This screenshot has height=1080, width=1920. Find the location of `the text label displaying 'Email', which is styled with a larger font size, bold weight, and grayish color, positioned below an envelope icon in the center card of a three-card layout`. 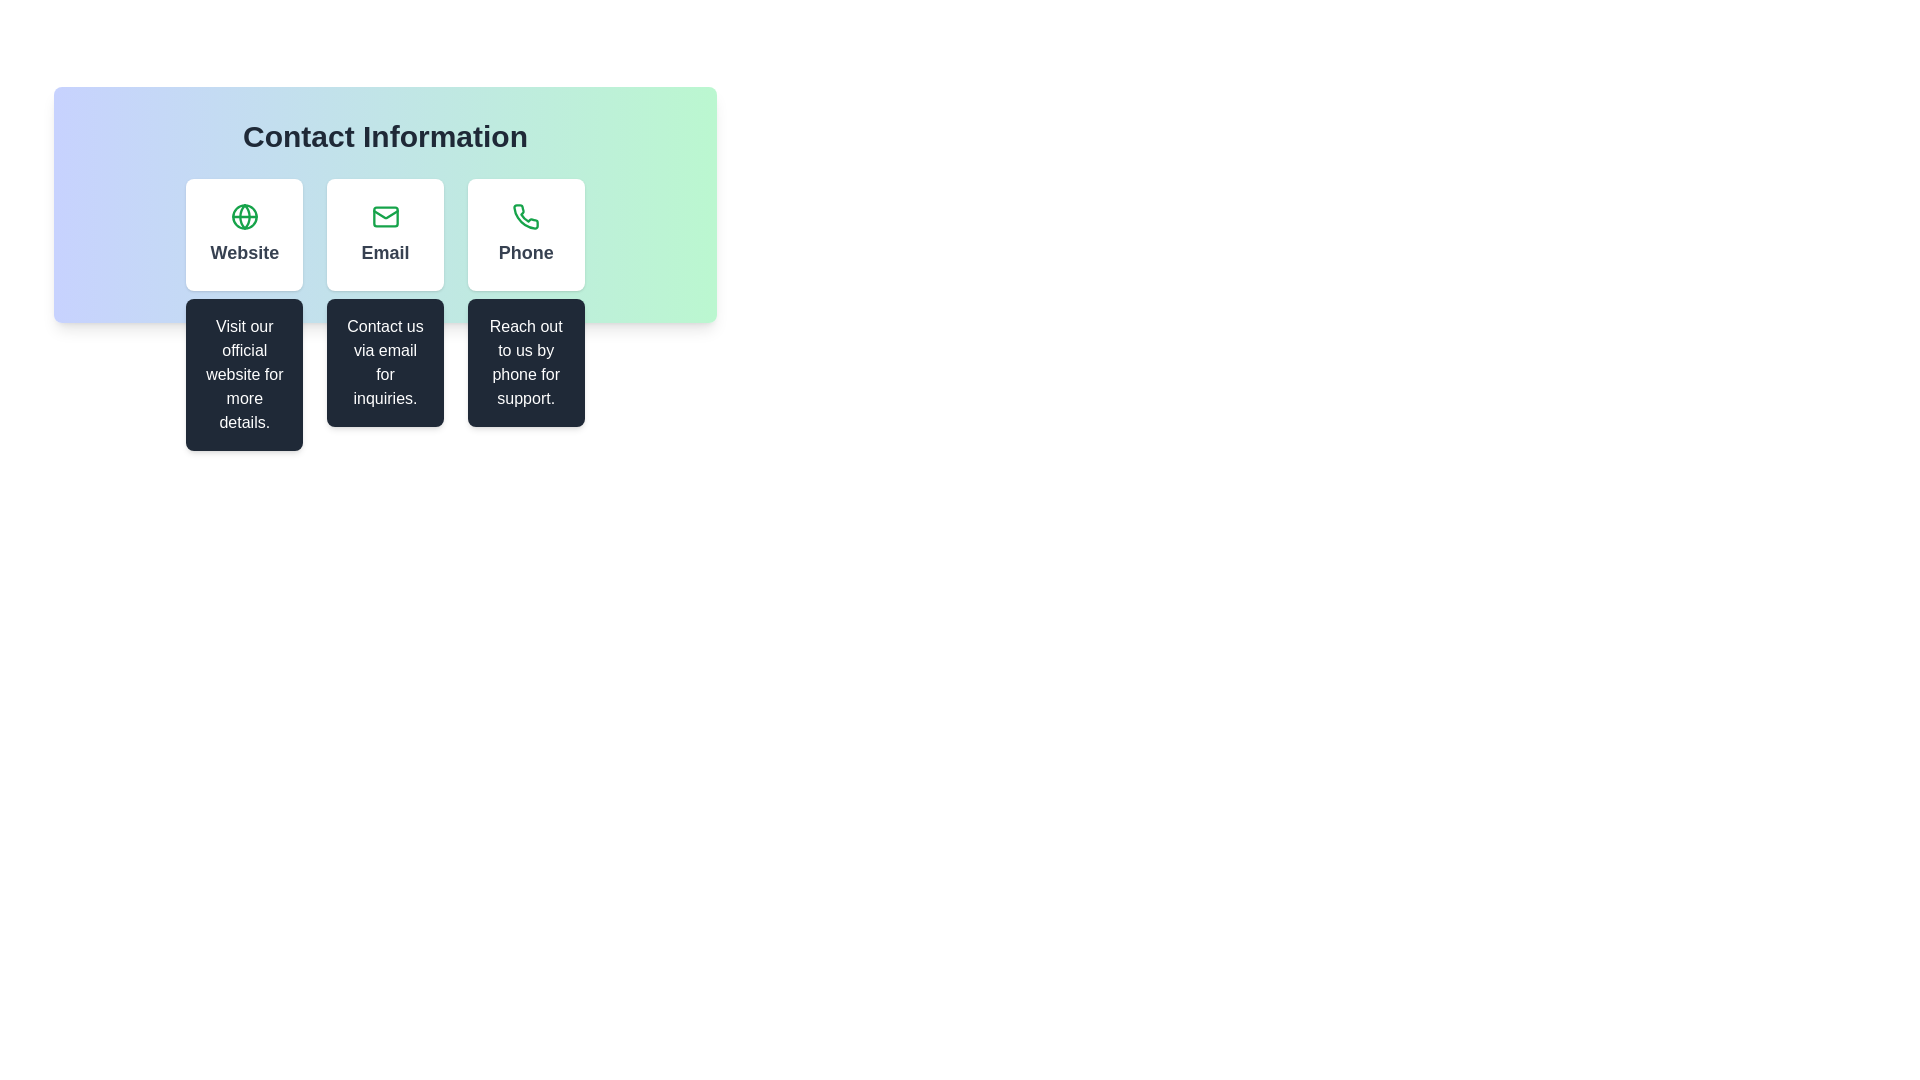

the text label displaying 'Email', which is styled with a larger font size, bold weight, and grayish color, positioned below an envelope icon in the center card of a three-card layout is located at coordinates (385, 252).